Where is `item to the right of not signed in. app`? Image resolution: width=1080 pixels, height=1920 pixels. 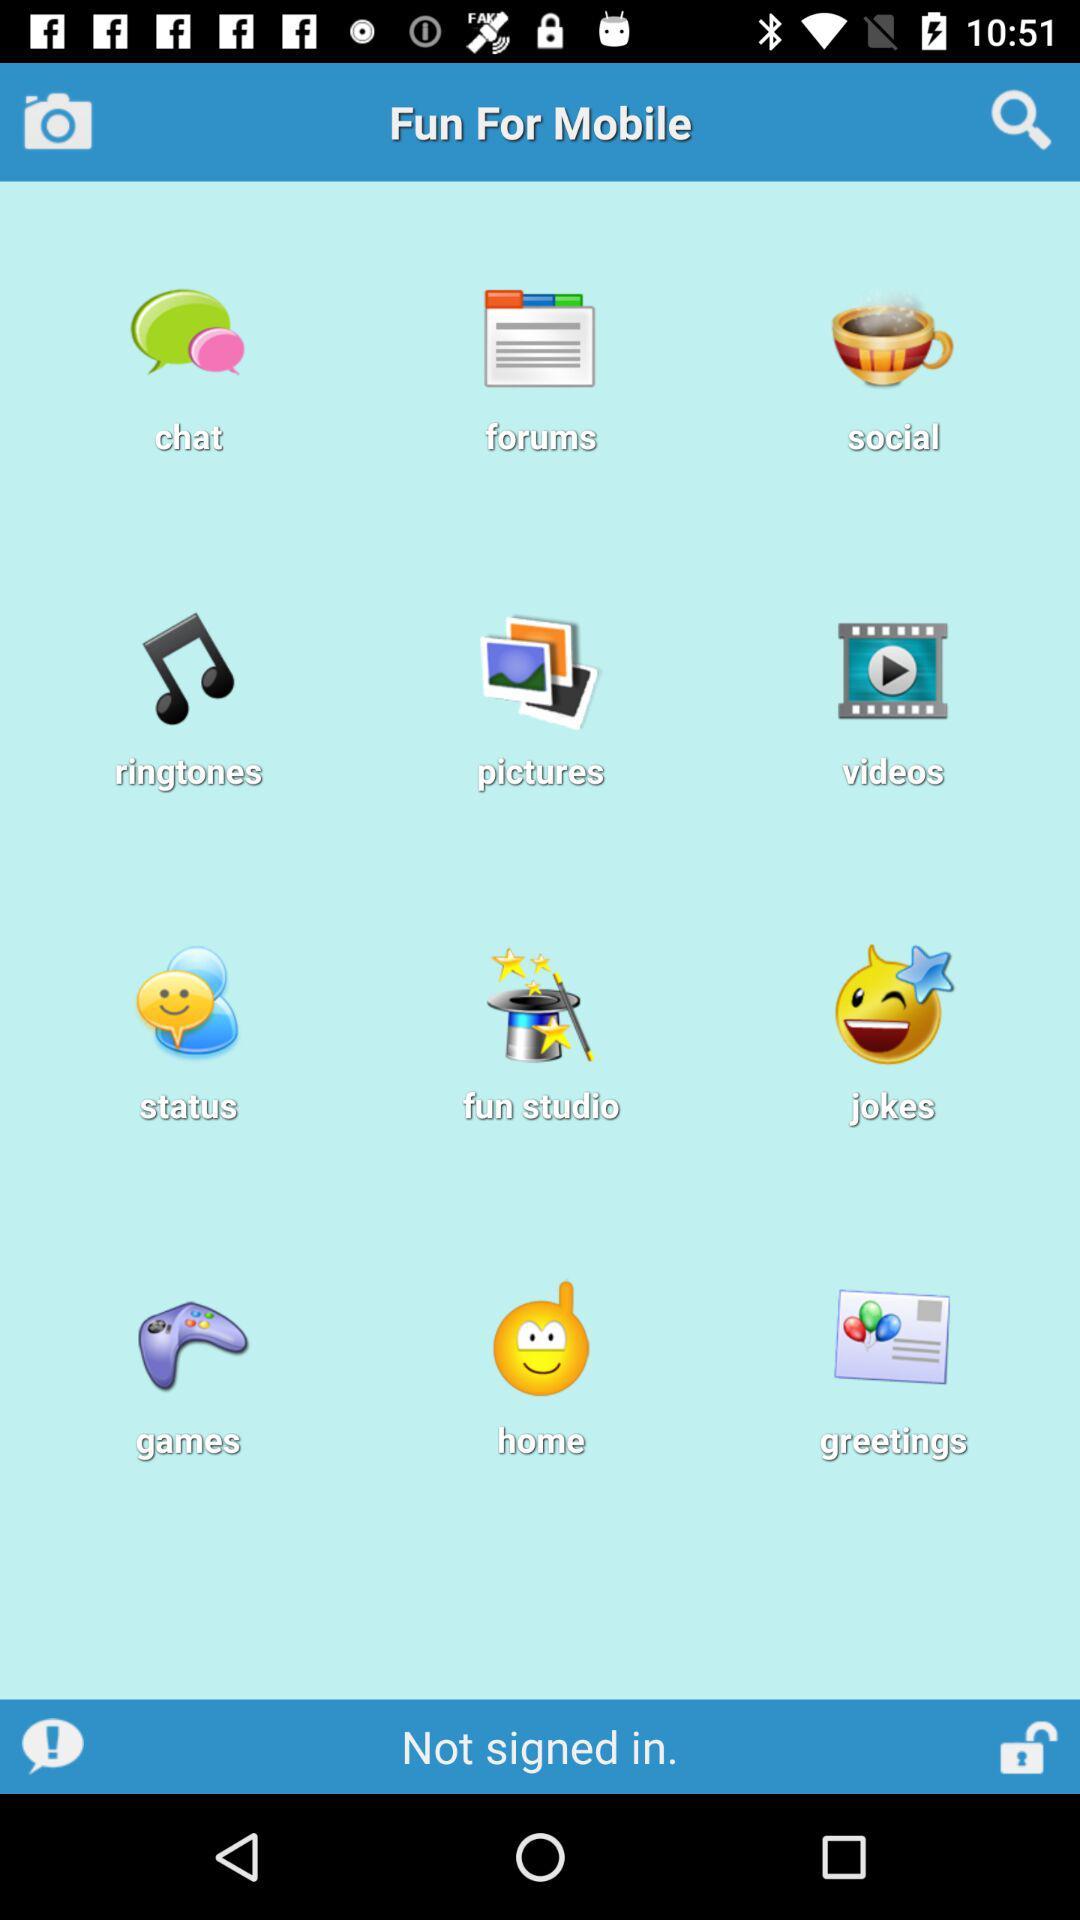
item to the right of not signed in. app is located at coordinates (1030, 1745).